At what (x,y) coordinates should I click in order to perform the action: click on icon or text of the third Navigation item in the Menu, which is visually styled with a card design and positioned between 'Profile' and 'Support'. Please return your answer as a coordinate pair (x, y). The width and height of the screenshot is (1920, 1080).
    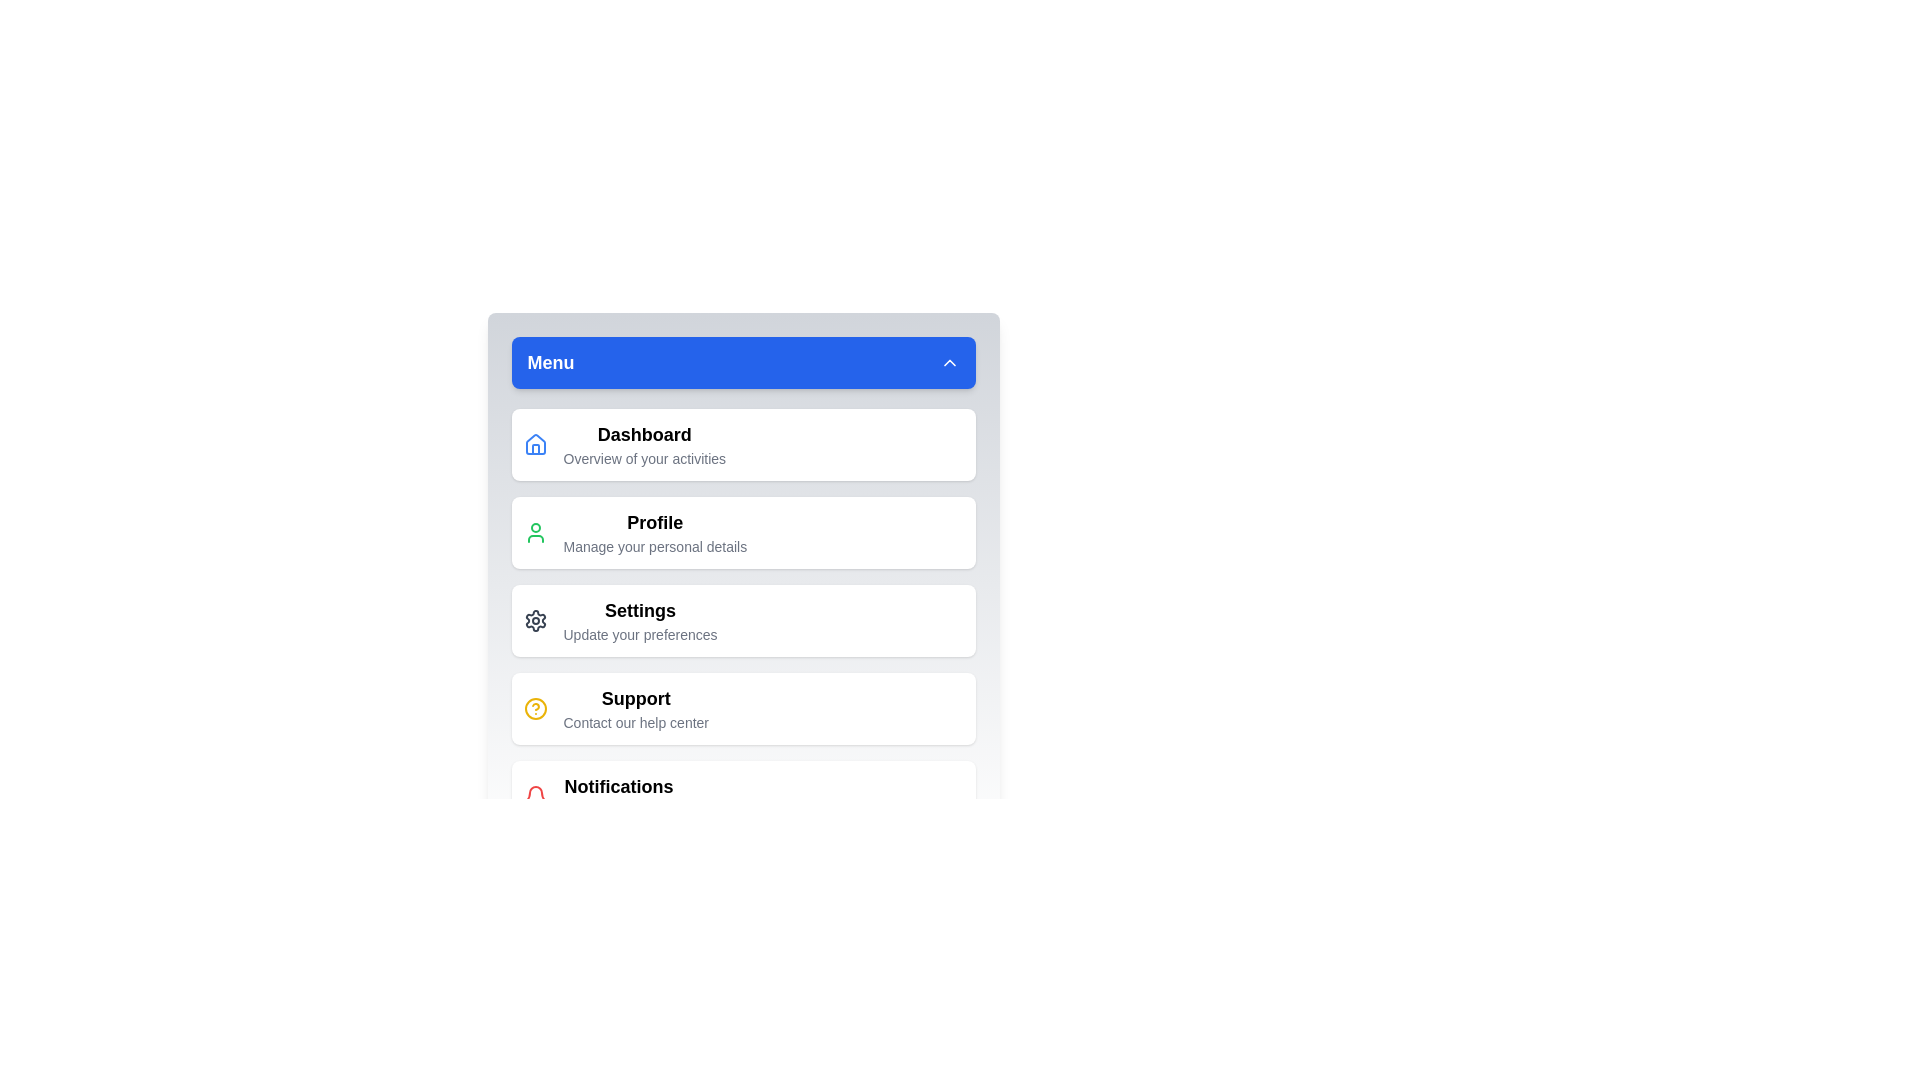
    Looking at the image, I should click on (742, 620).